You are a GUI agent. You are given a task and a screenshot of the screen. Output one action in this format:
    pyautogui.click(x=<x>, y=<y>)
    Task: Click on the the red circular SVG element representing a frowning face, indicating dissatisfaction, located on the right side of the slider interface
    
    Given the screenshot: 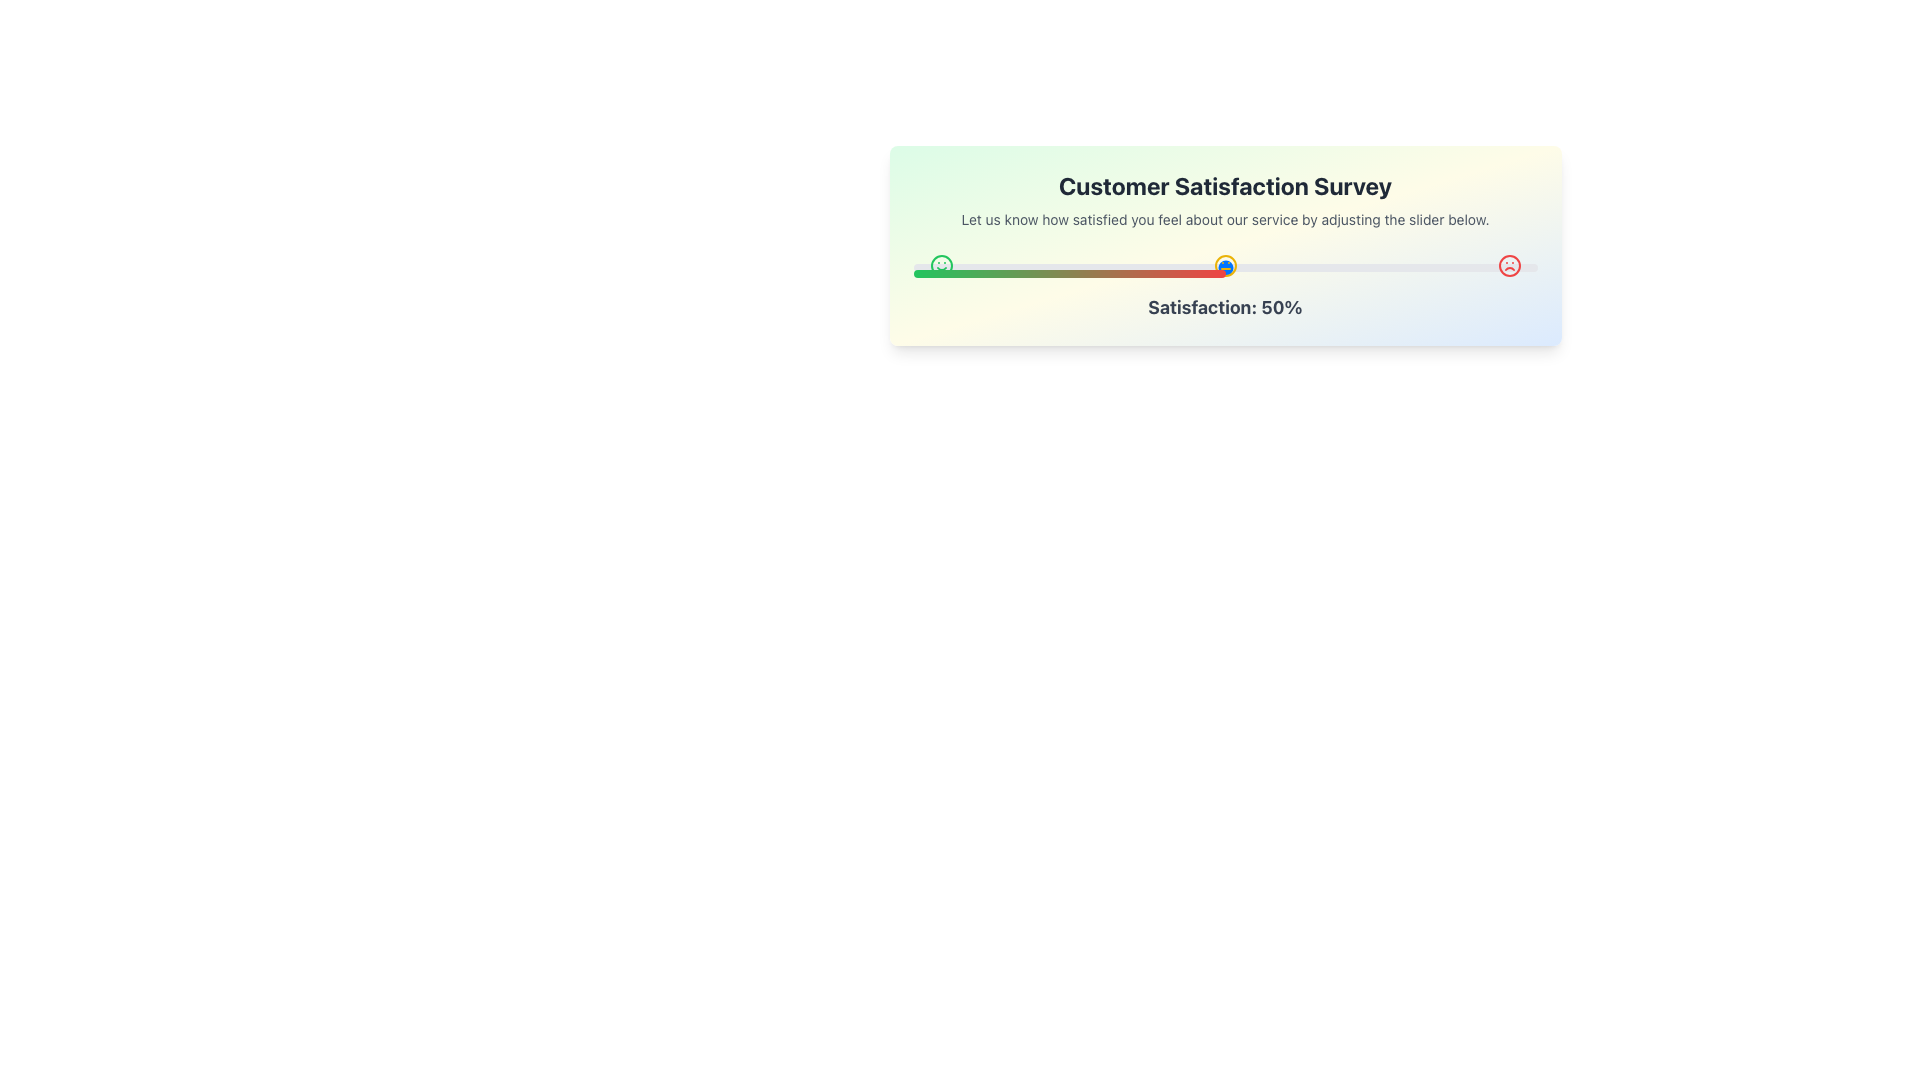 What is the action you would take?
    pyautogui.click(x=1509, y=265)
    